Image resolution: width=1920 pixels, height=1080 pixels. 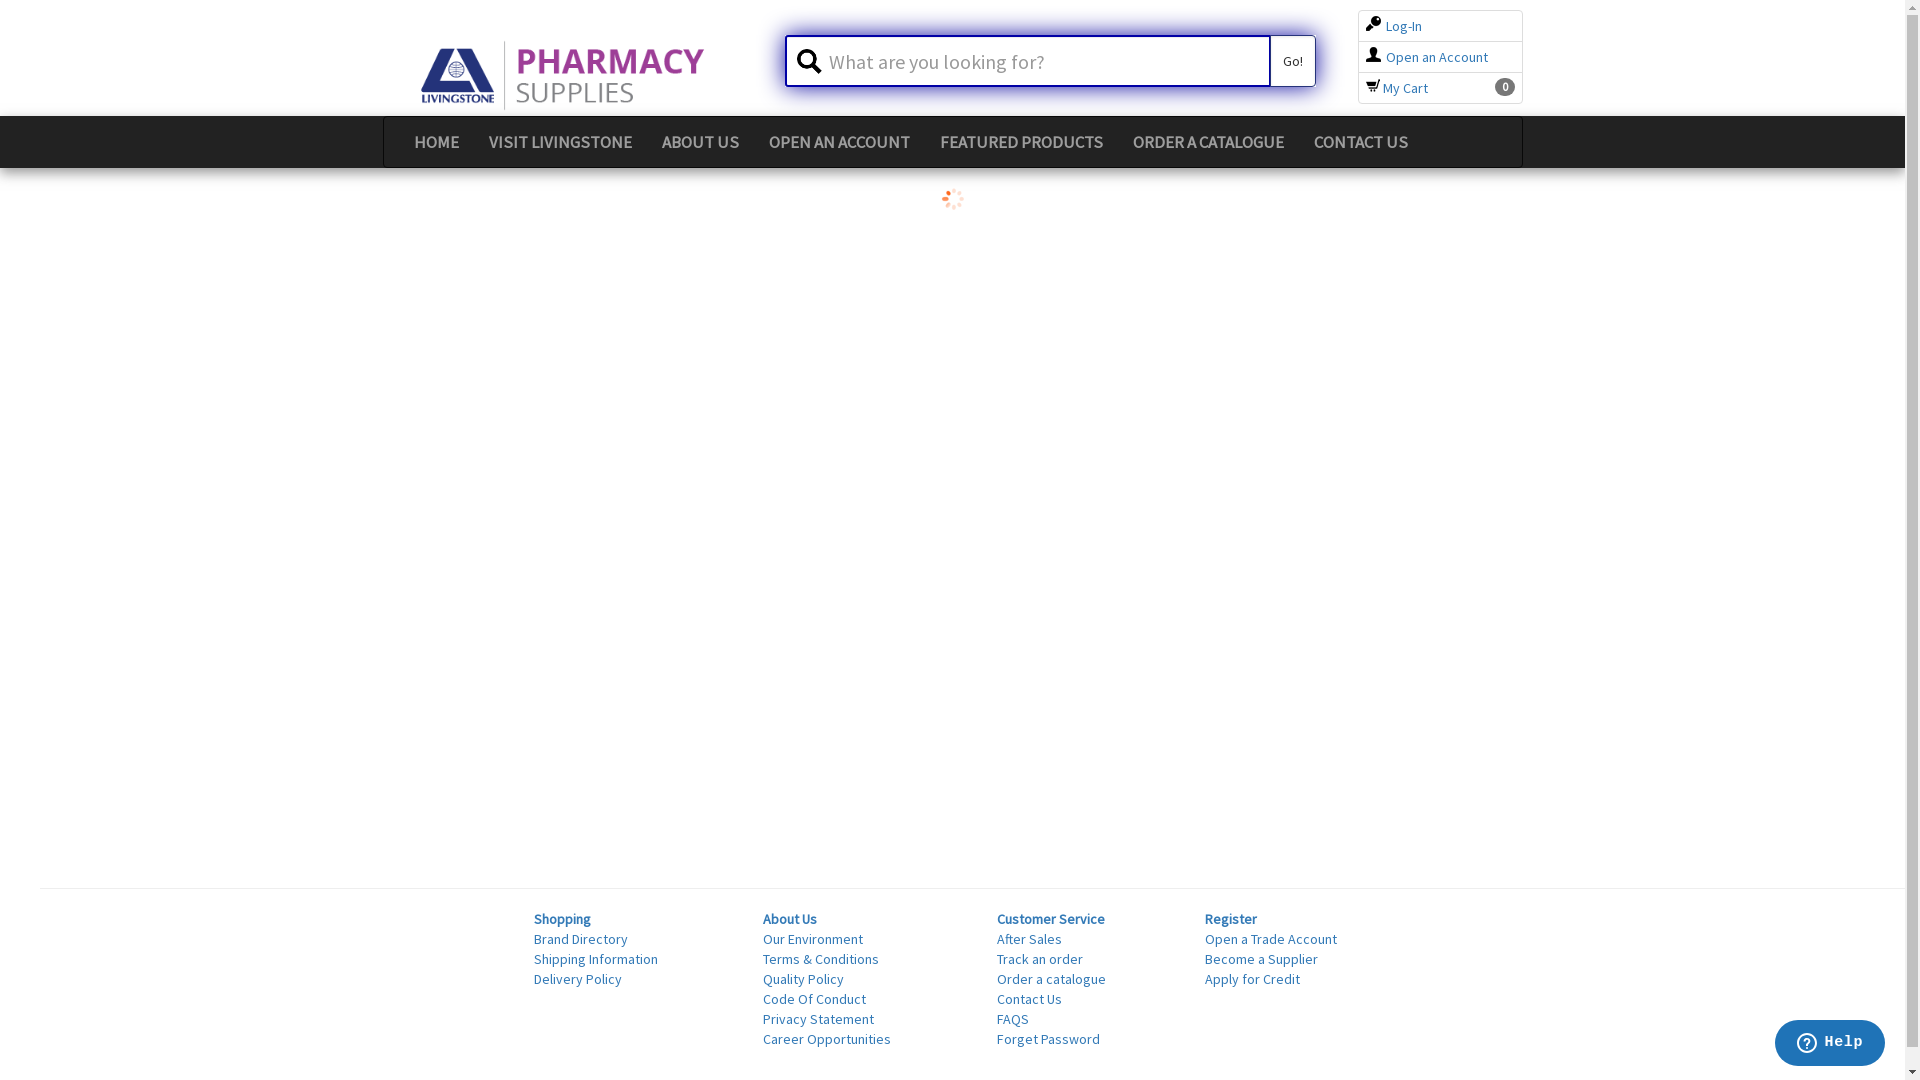 What do you see at coordinates (533, 958) in the screenshot?
I see `'Shipping Information'` at bounding box center [533, 958].